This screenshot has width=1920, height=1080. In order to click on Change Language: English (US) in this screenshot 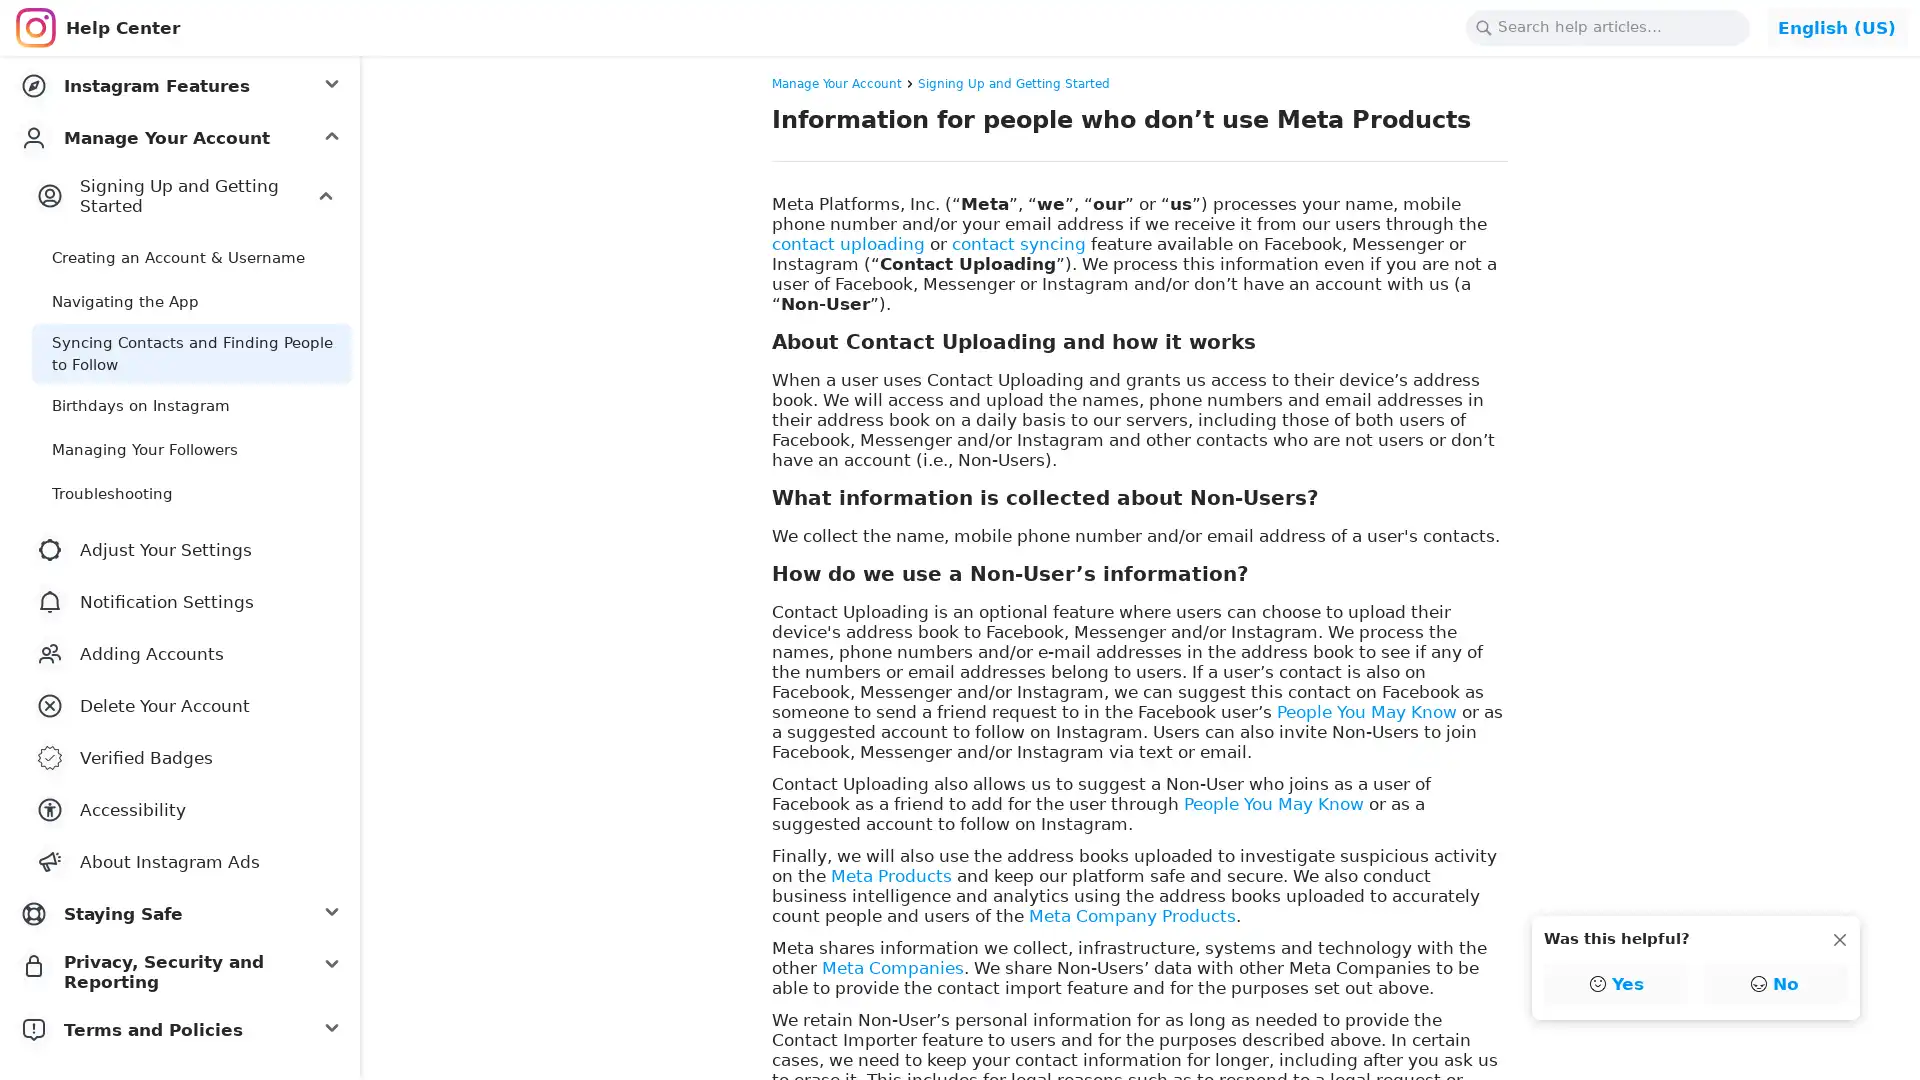, I will do `click(1837, 27)`.